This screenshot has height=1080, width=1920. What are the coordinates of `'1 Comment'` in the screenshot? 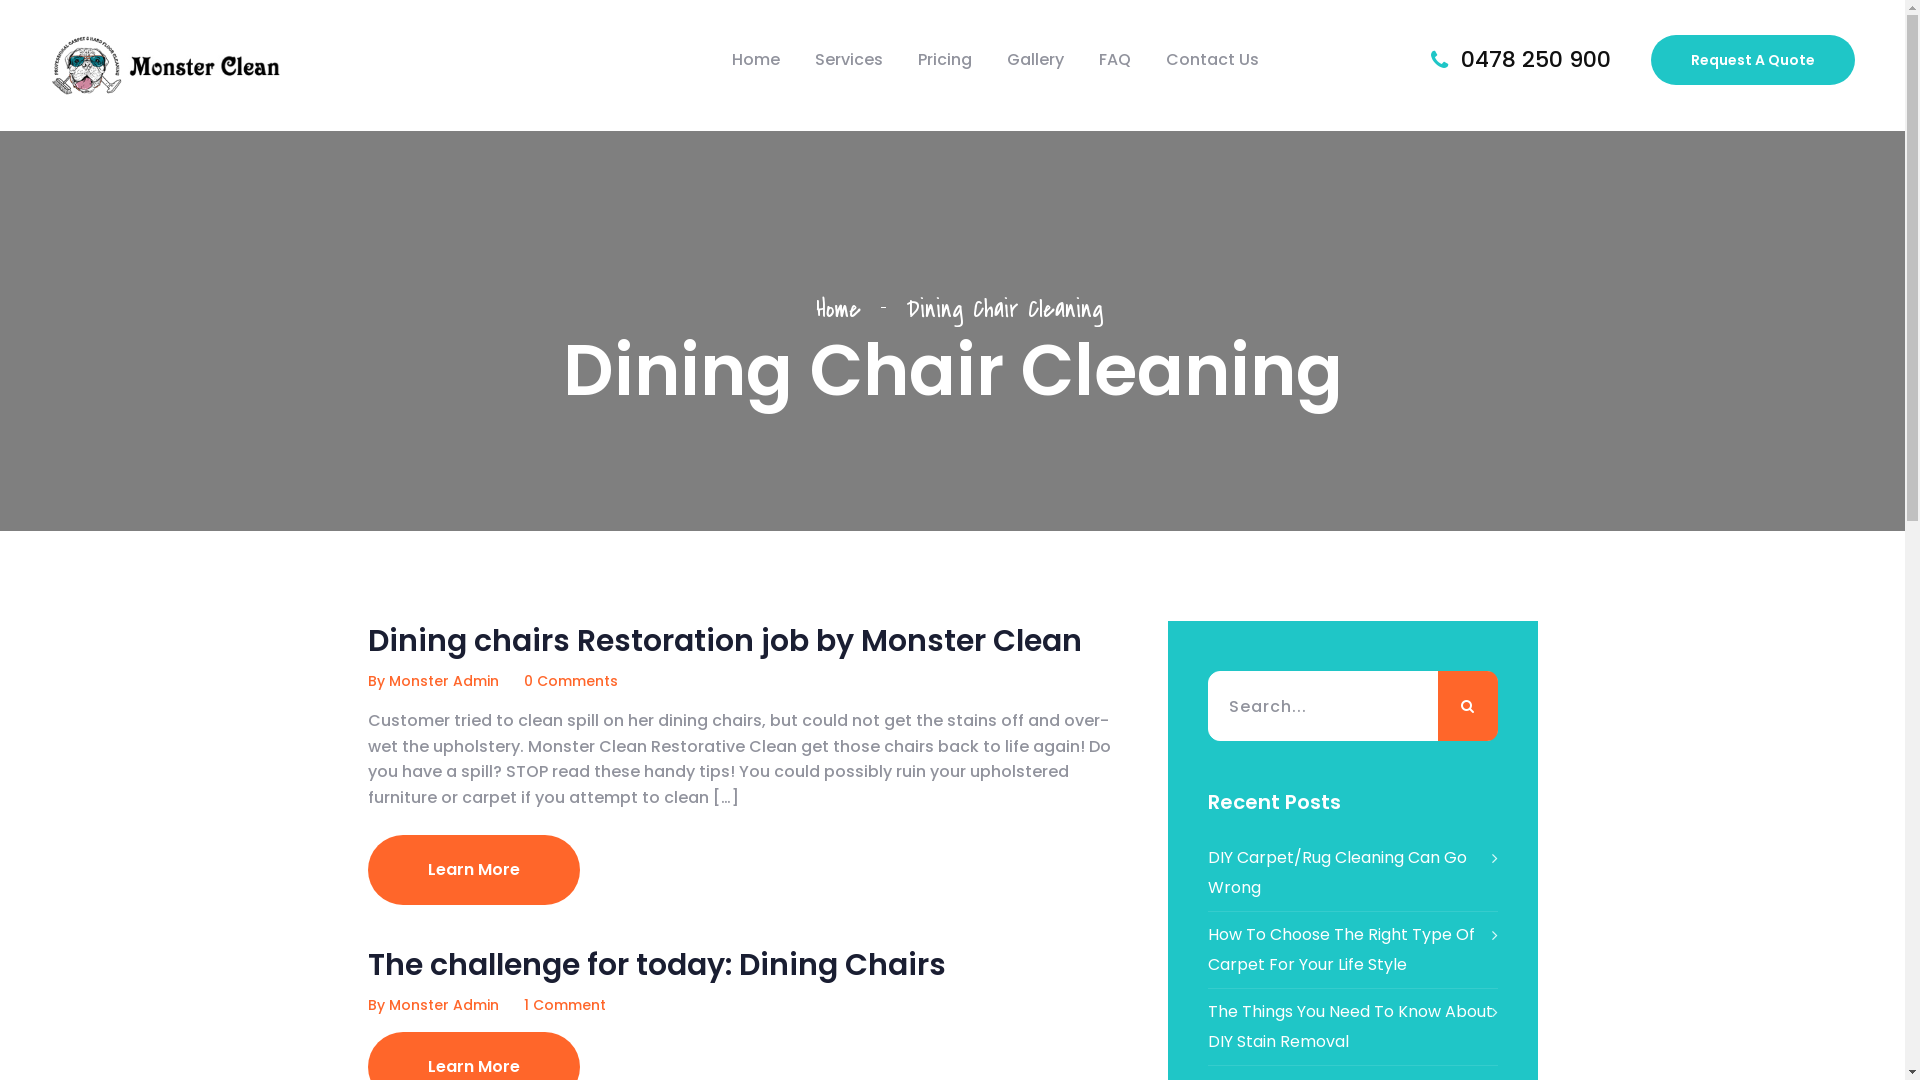 It's located at (564, 1005).